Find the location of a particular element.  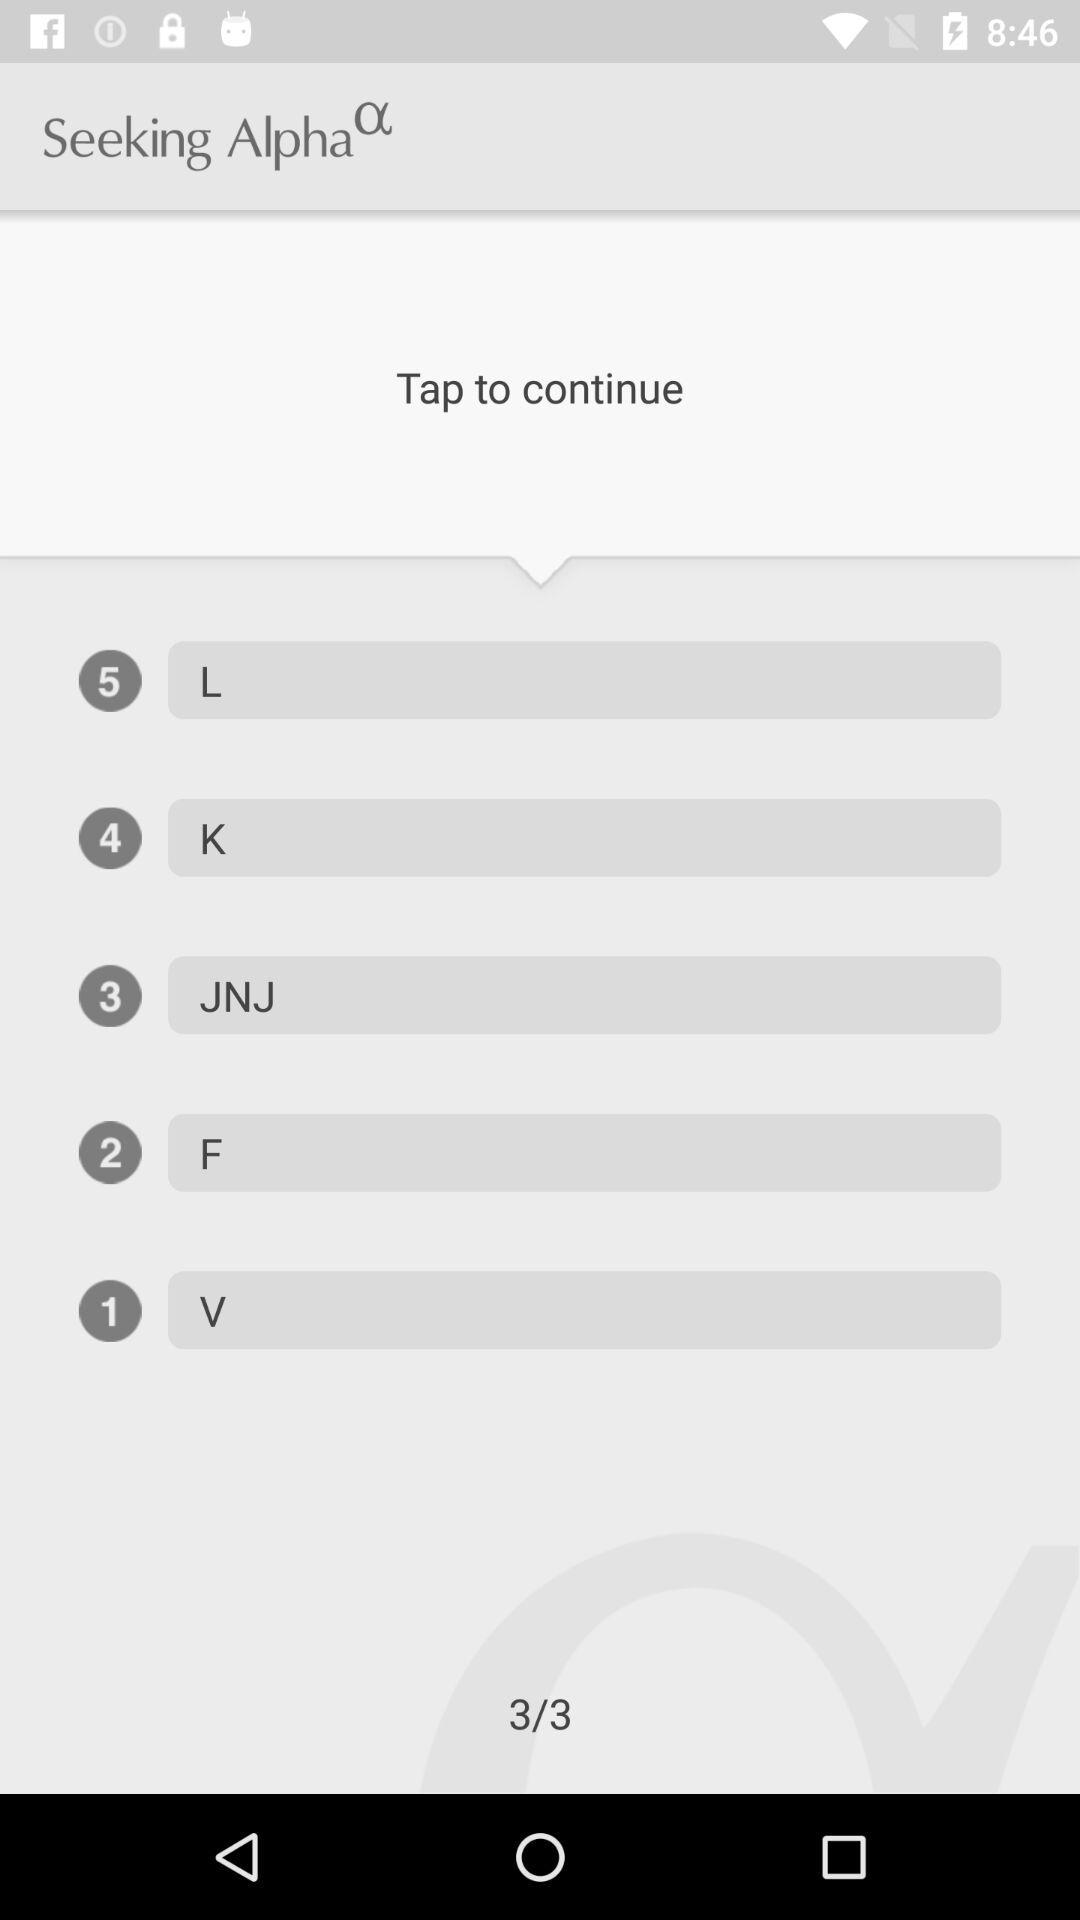

item below 3/3 icon is located at coordinates (0, 1793).